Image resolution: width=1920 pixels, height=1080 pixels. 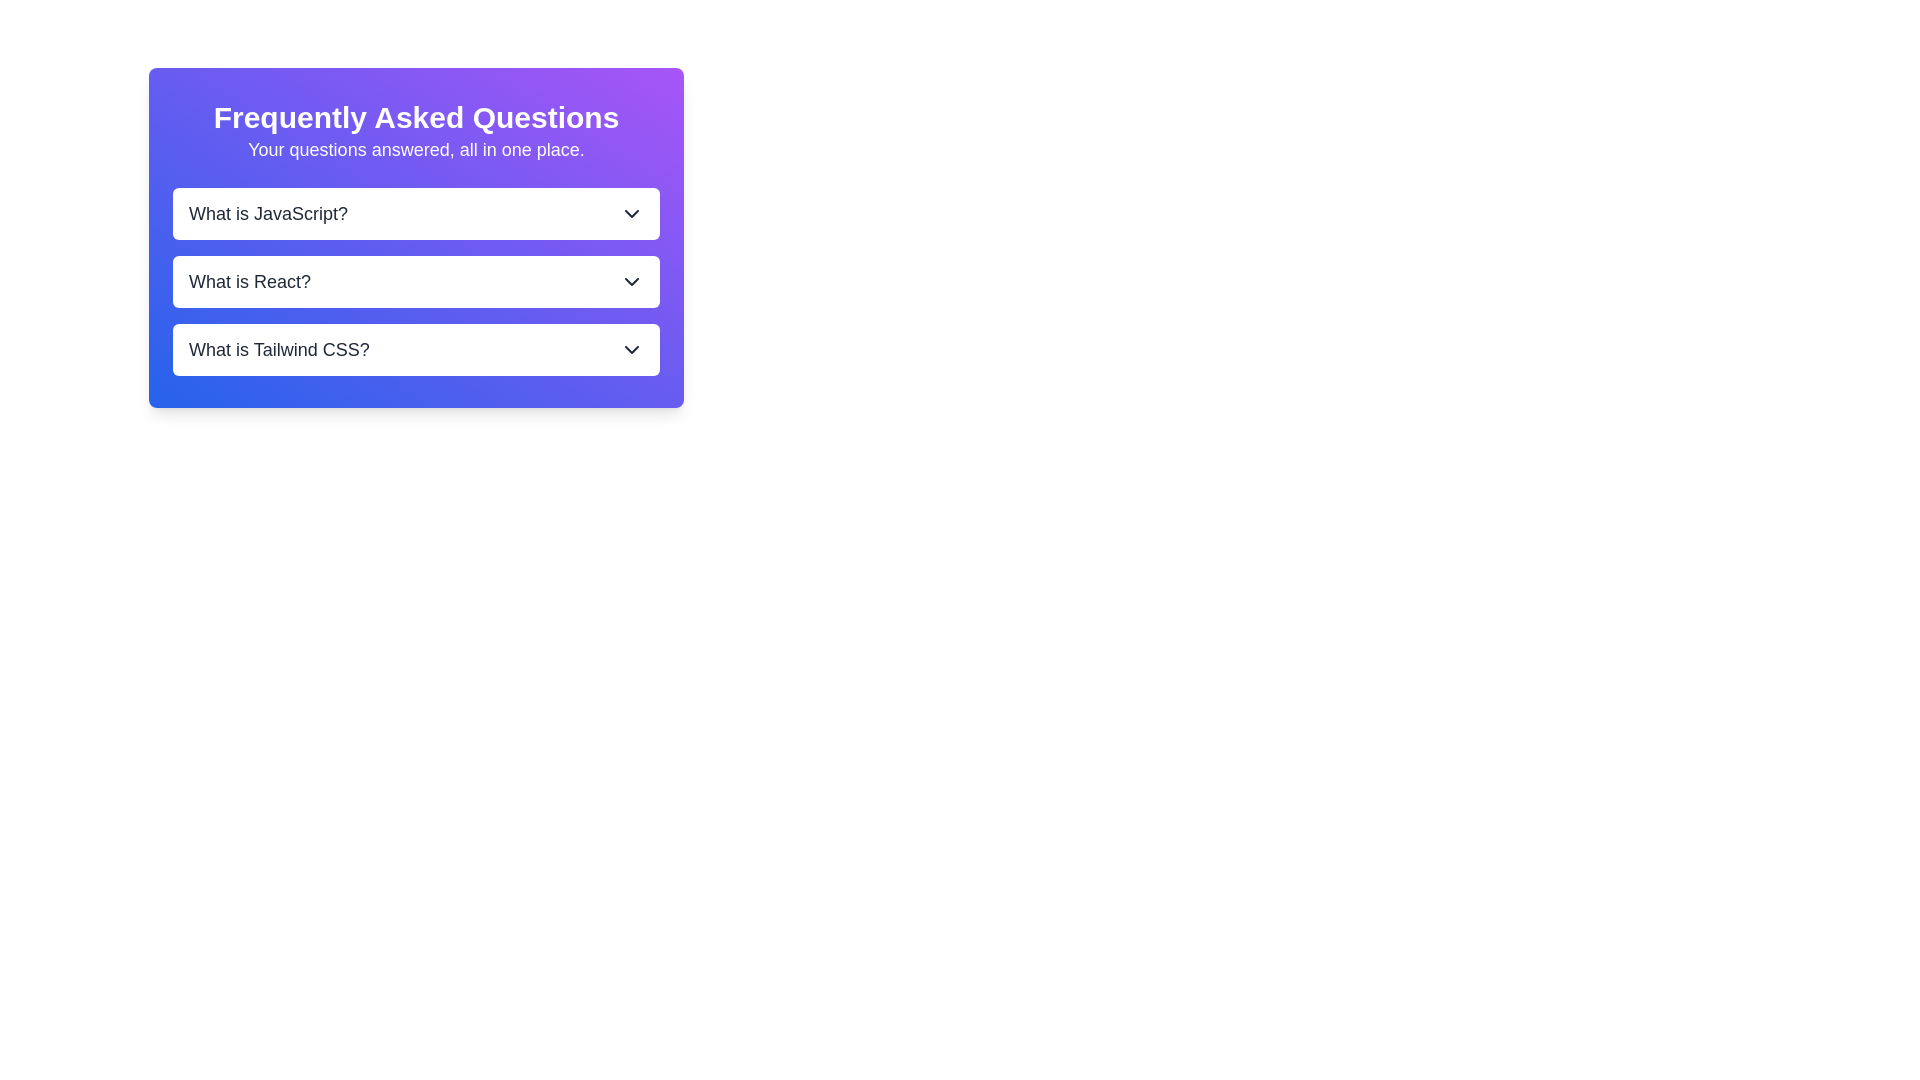 I want to click on the heading for the Frequently Asked Questions section, which provides an introductory label above the text 'Your questions answered, all in one place.', so click(x=415, y=118).